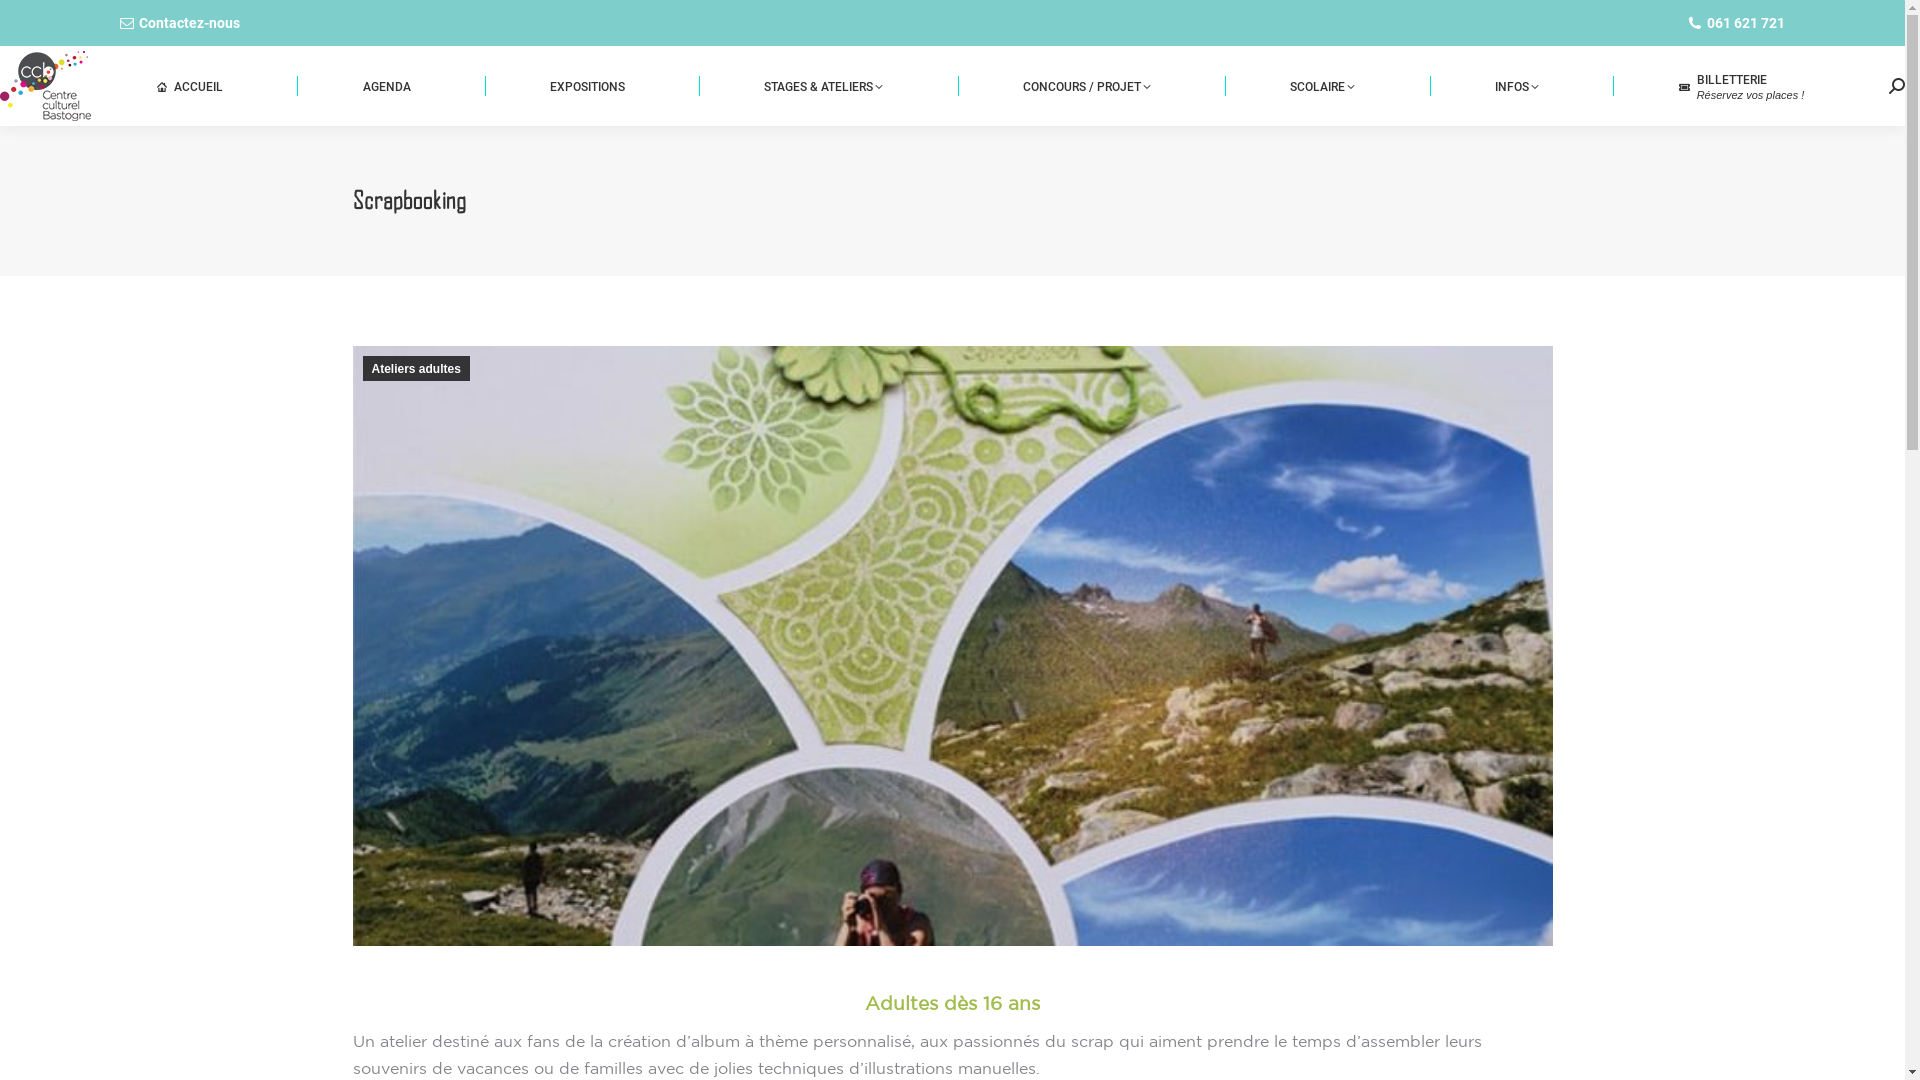  What do you see at coordinates (180, 23) in the screenshot?
I see `'Contactez-nous'` at bounding box center [180, 23].